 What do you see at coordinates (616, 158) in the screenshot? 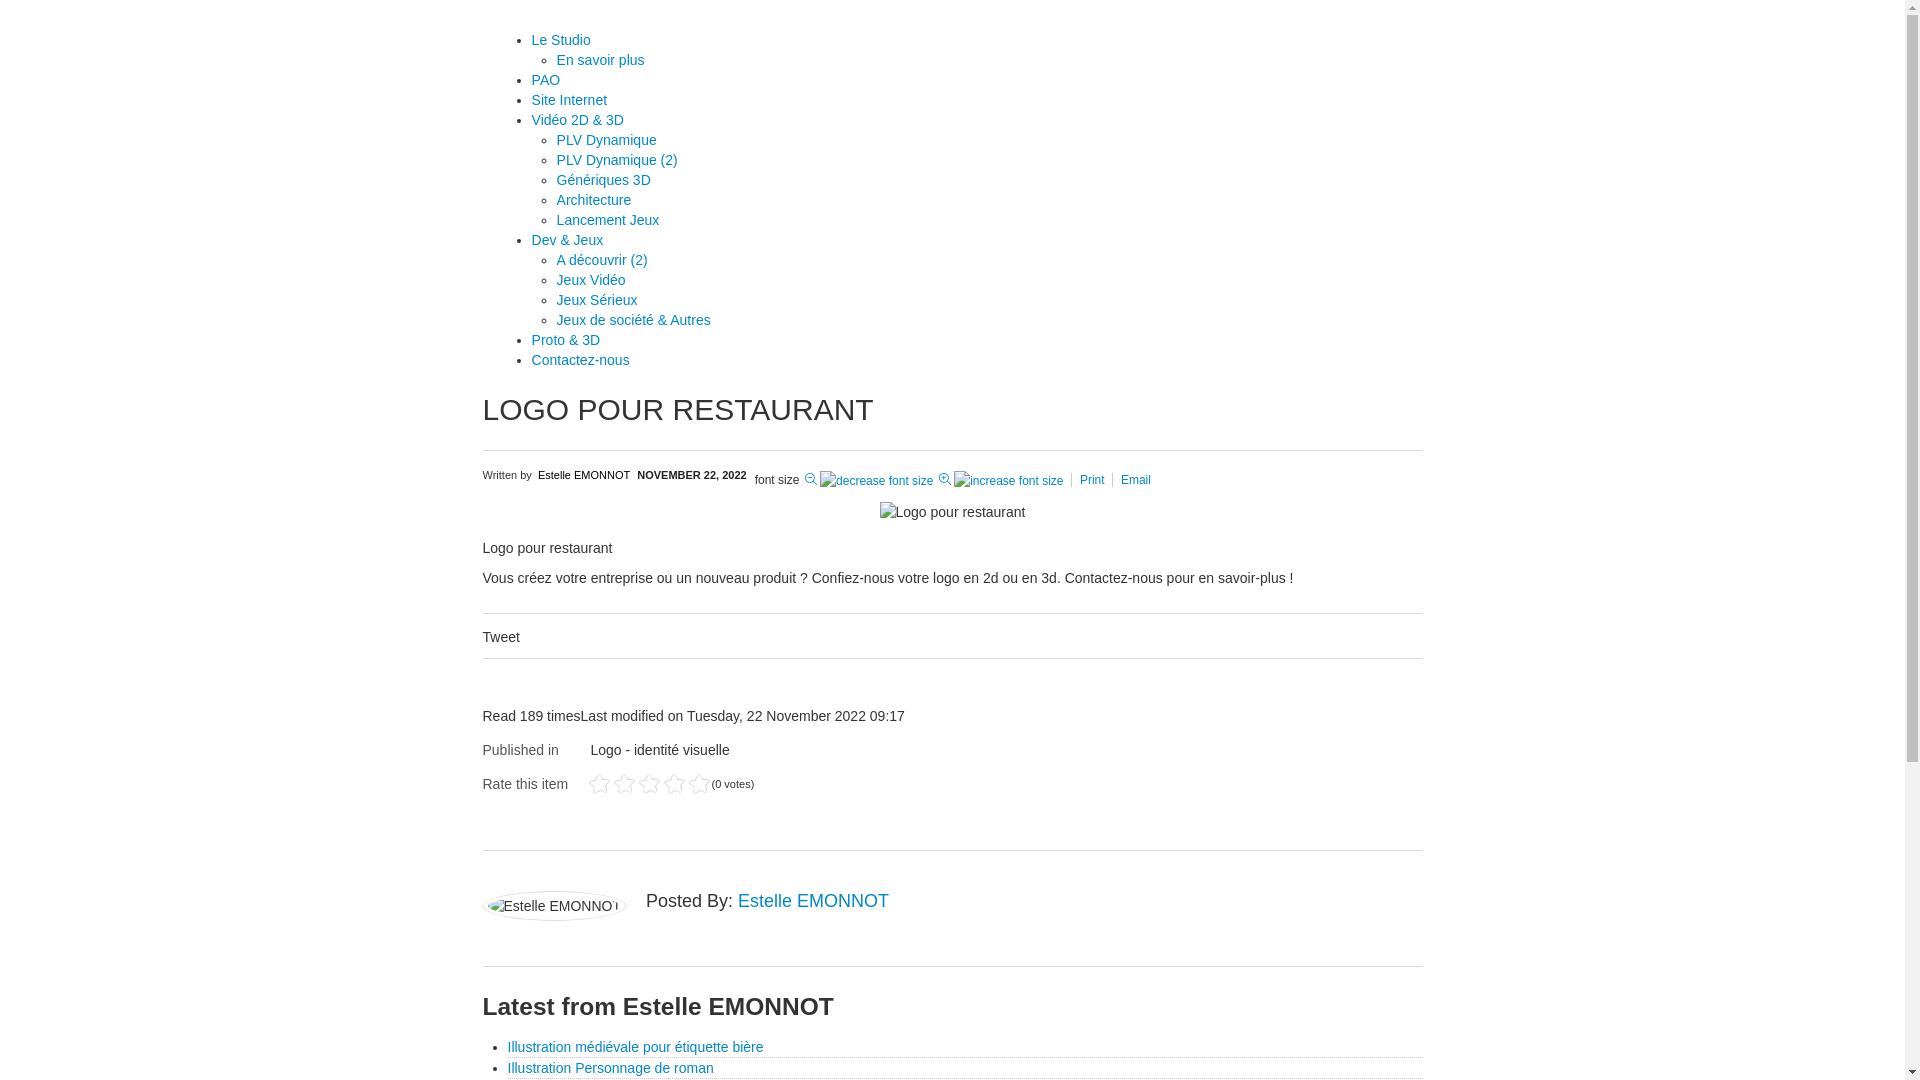
I see `'PLV Dynamique (2)'` at bounding box center [616, 158].